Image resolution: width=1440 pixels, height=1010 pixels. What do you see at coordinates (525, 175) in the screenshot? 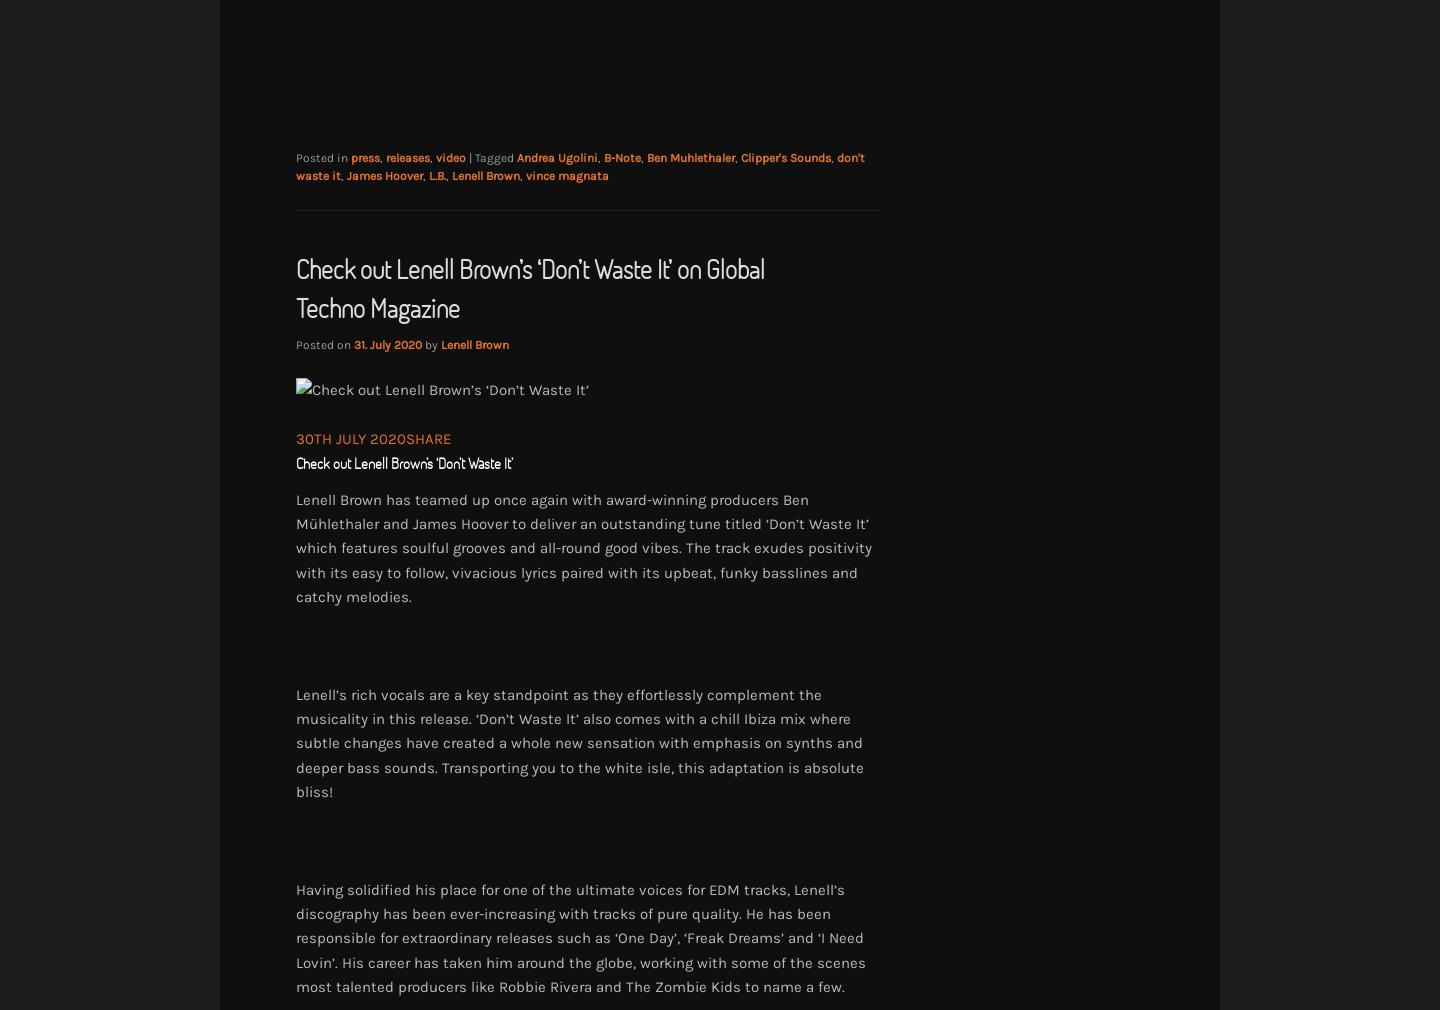
I see `'vince magnata'` at bounding box center [525, 175].